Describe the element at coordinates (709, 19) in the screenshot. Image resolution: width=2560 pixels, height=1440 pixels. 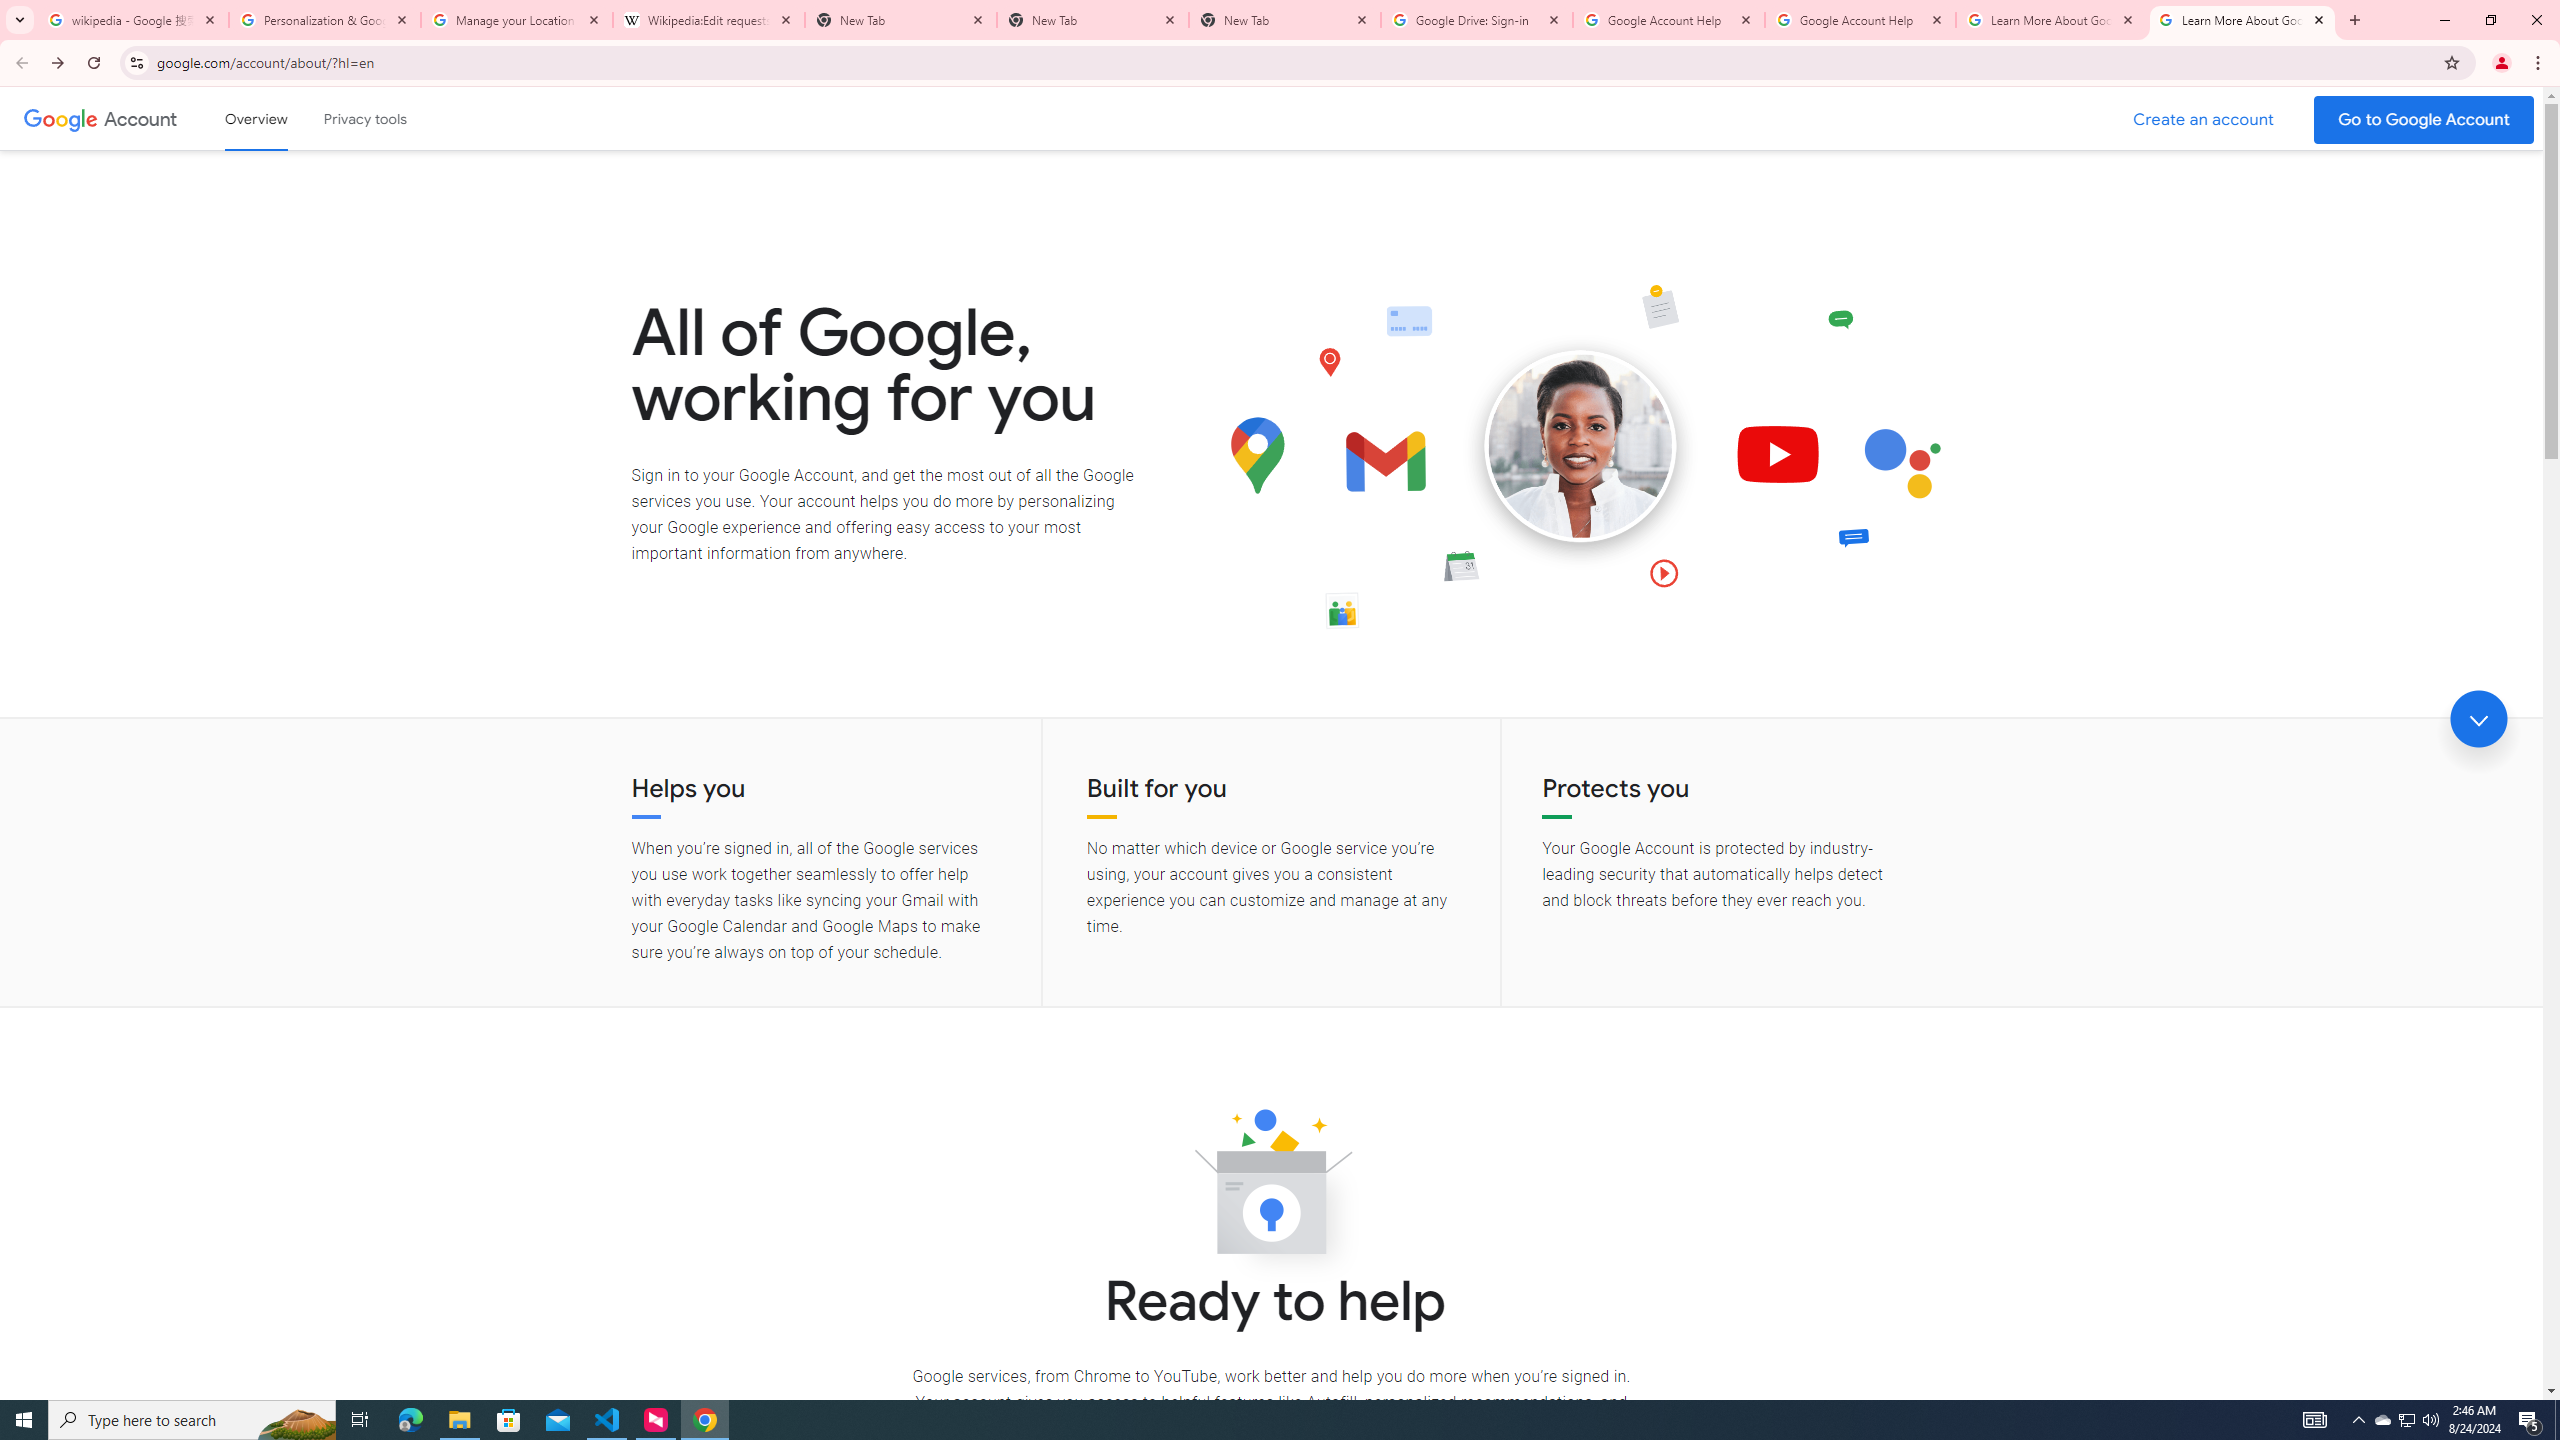
I see `'Wikipedia:Edit requests - Wikipedia'` at that location.